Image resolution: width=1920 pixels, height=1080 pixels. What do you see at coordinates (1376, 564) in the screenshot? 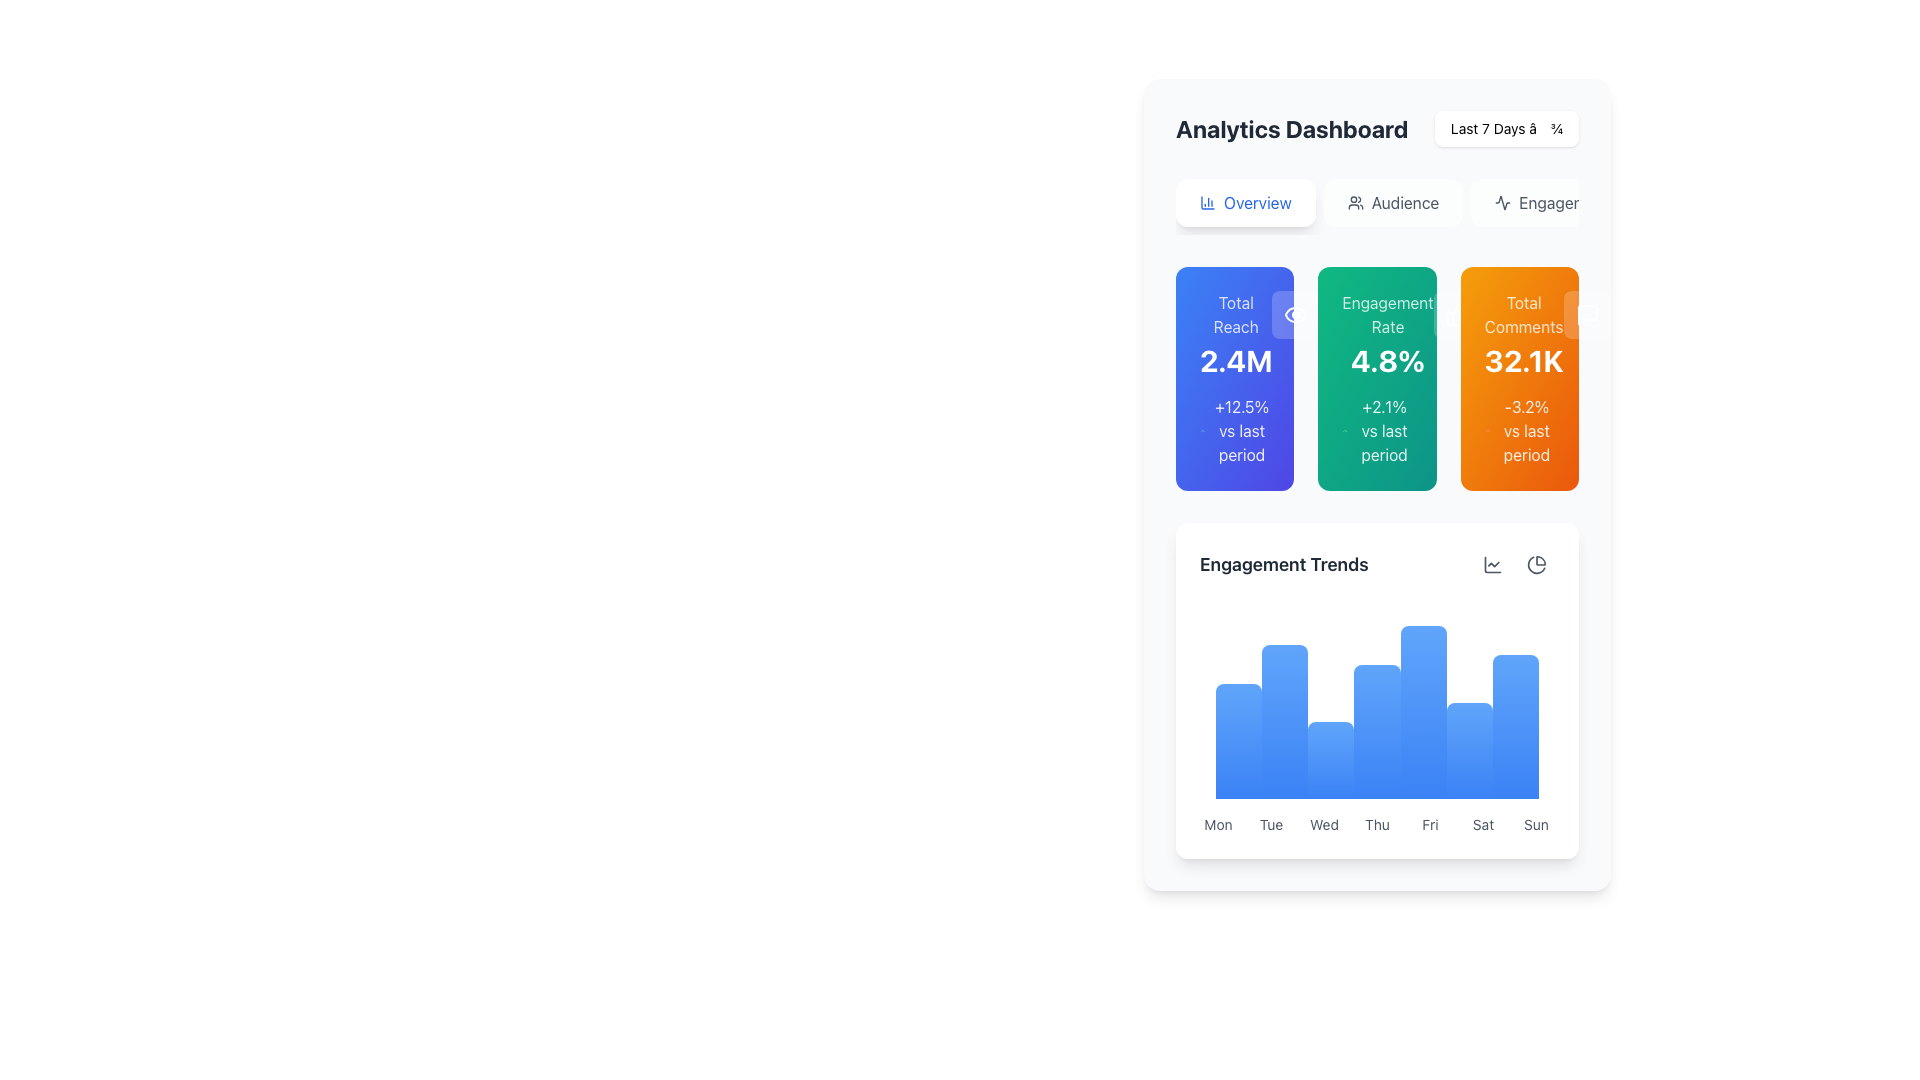
I see `the text label that serves as a title or heading for 'Engagement Trends' in the dashboard for accessibility` at bounding box center [1376, 564].